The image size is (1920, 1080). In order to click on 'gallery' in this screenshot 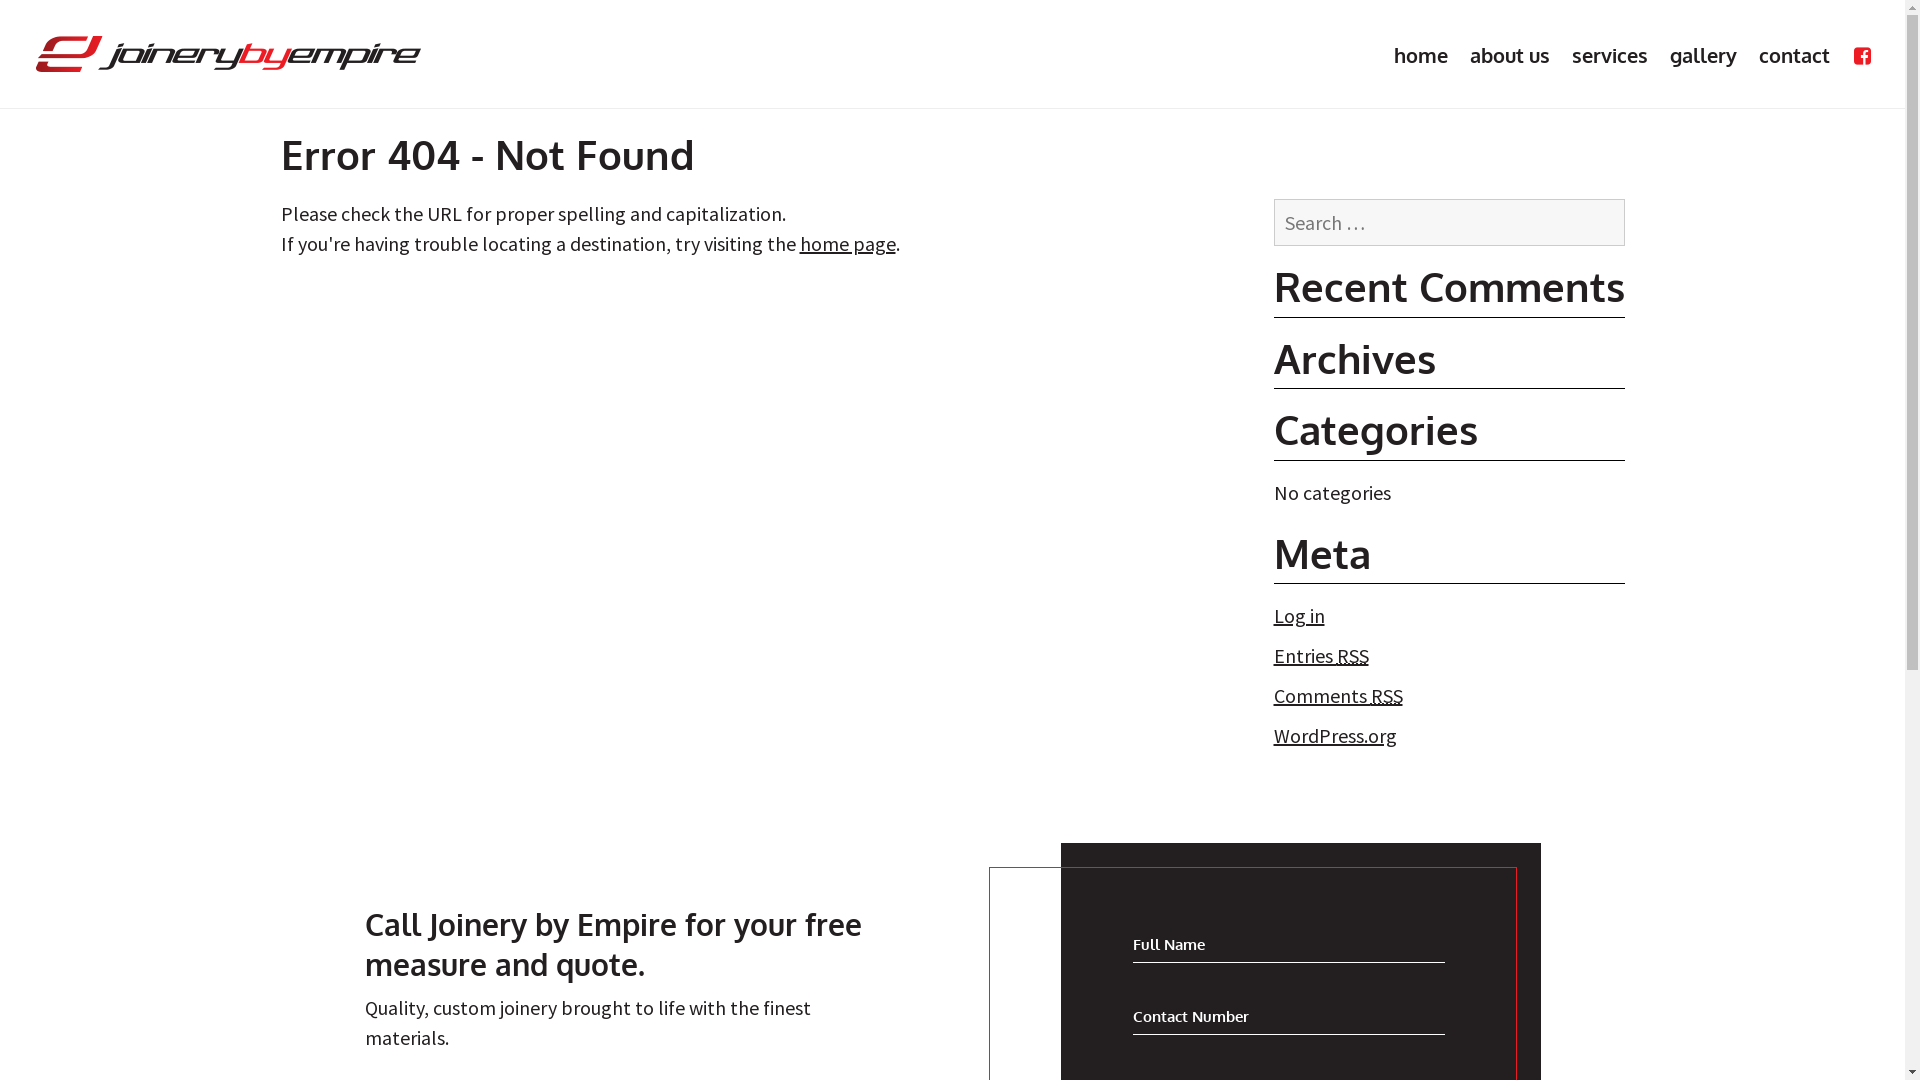, I will do `click(1702, 53)`.